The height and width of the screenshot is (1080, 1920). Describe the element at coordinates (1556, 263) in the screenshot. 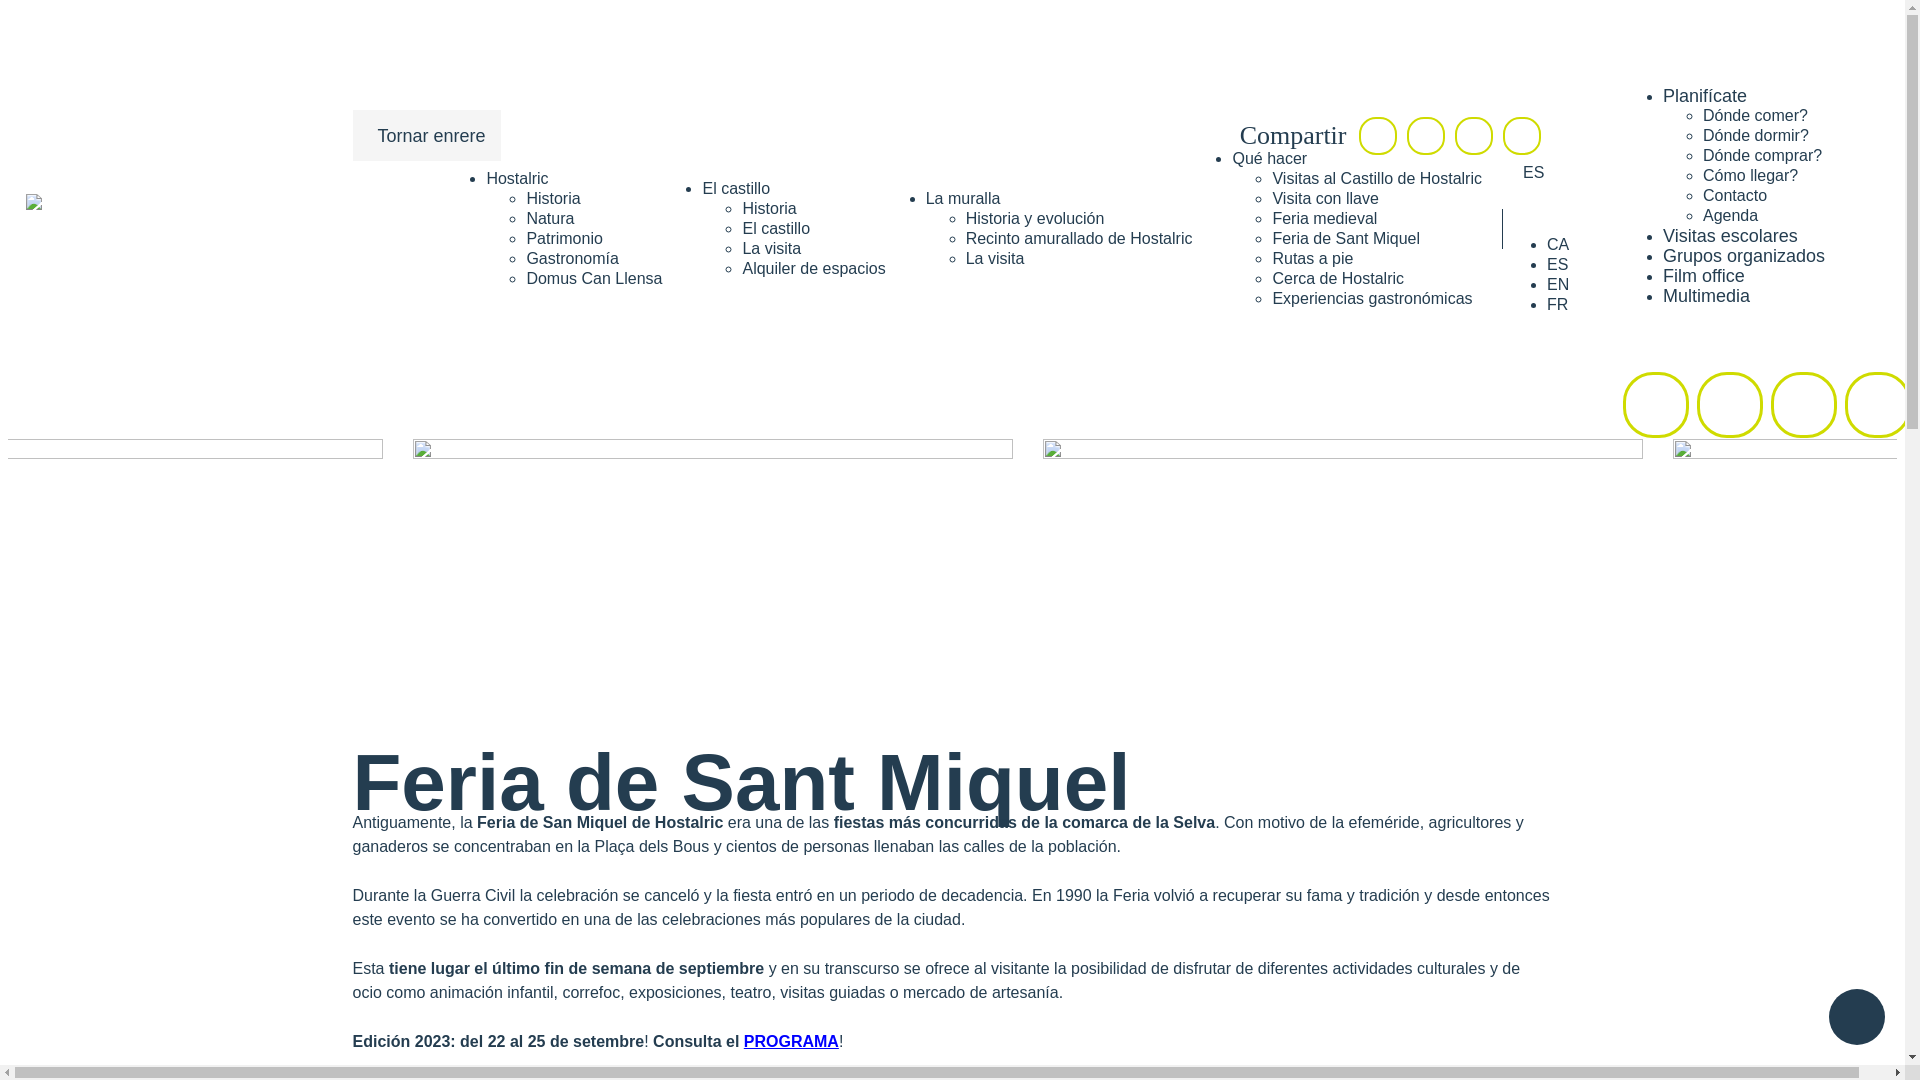

I see `'ES'` at that location.